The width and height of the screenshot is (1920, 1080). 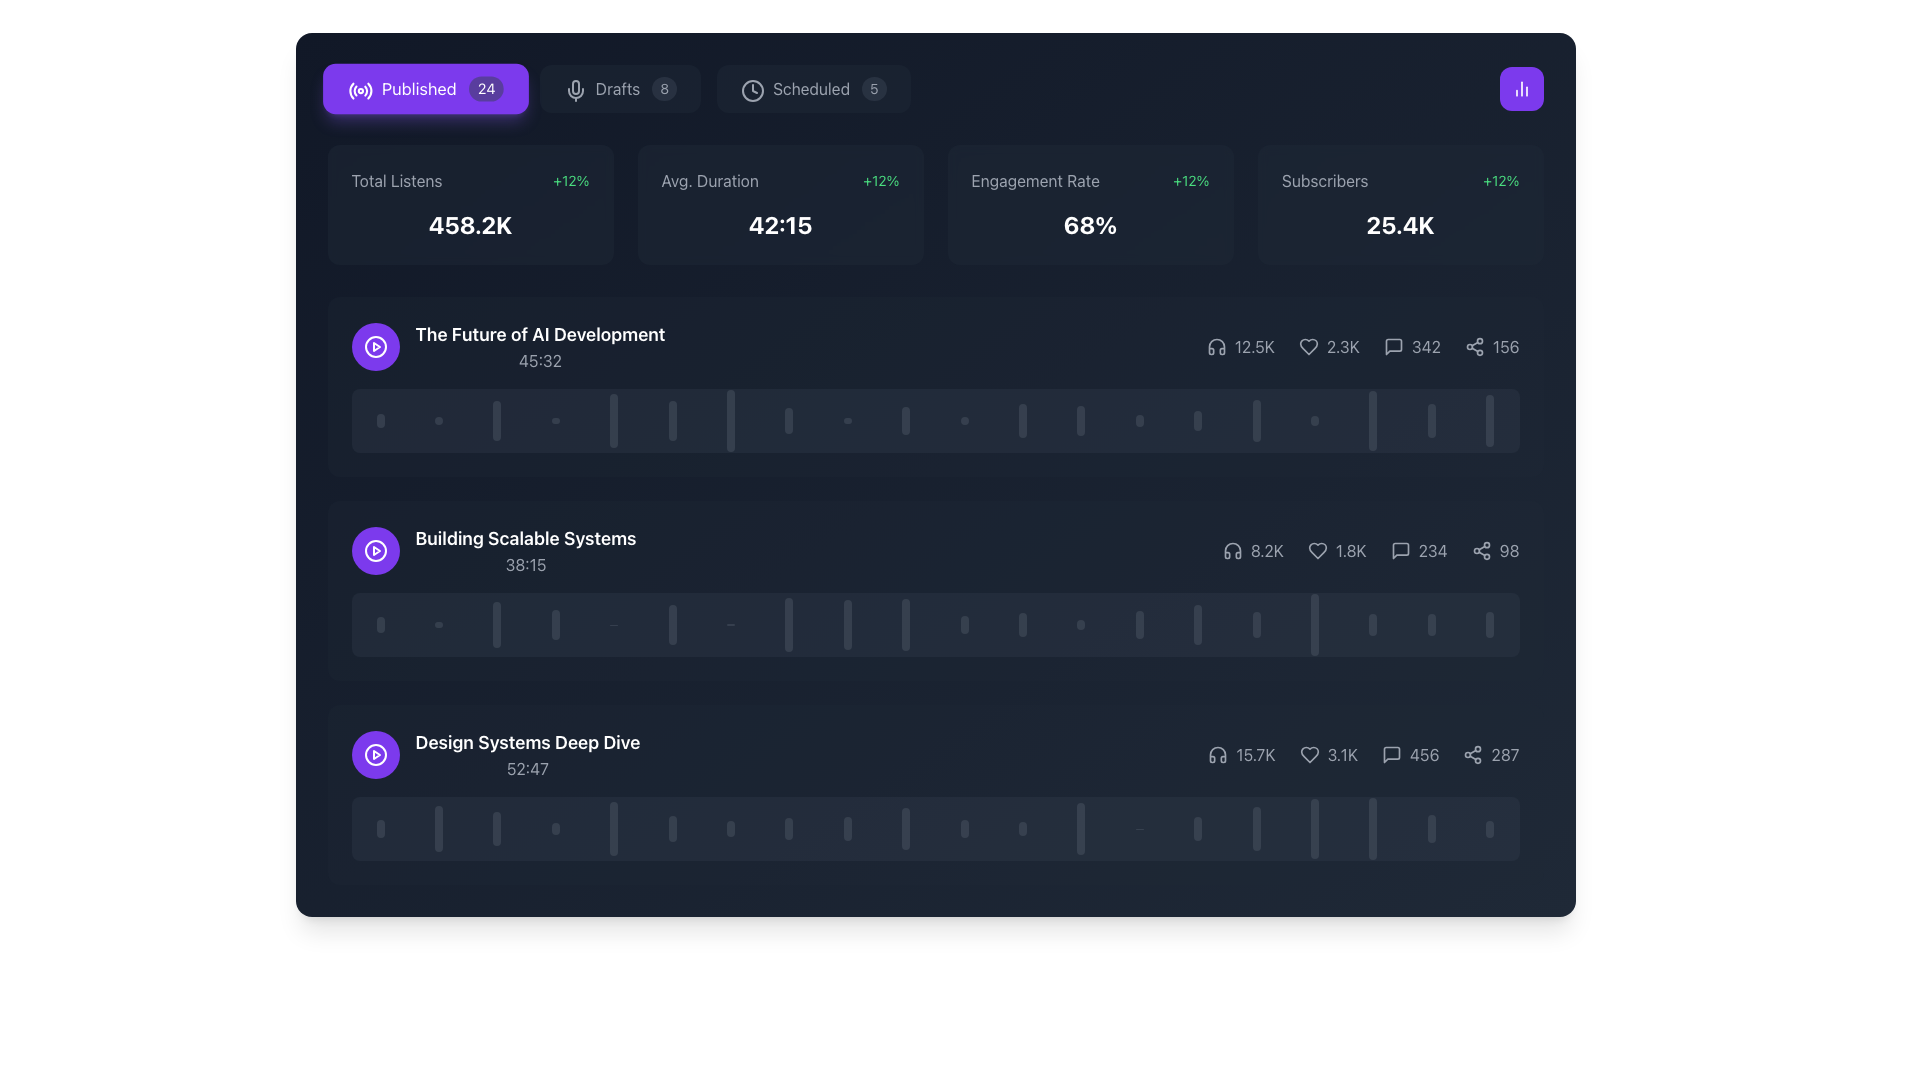 What do you see at coordinates (1231, 551) in the screenshot?
I see `the audio-related icon located in the second row, aligned to the left of the text '8.2K'` at bounding box center [1231, 551].